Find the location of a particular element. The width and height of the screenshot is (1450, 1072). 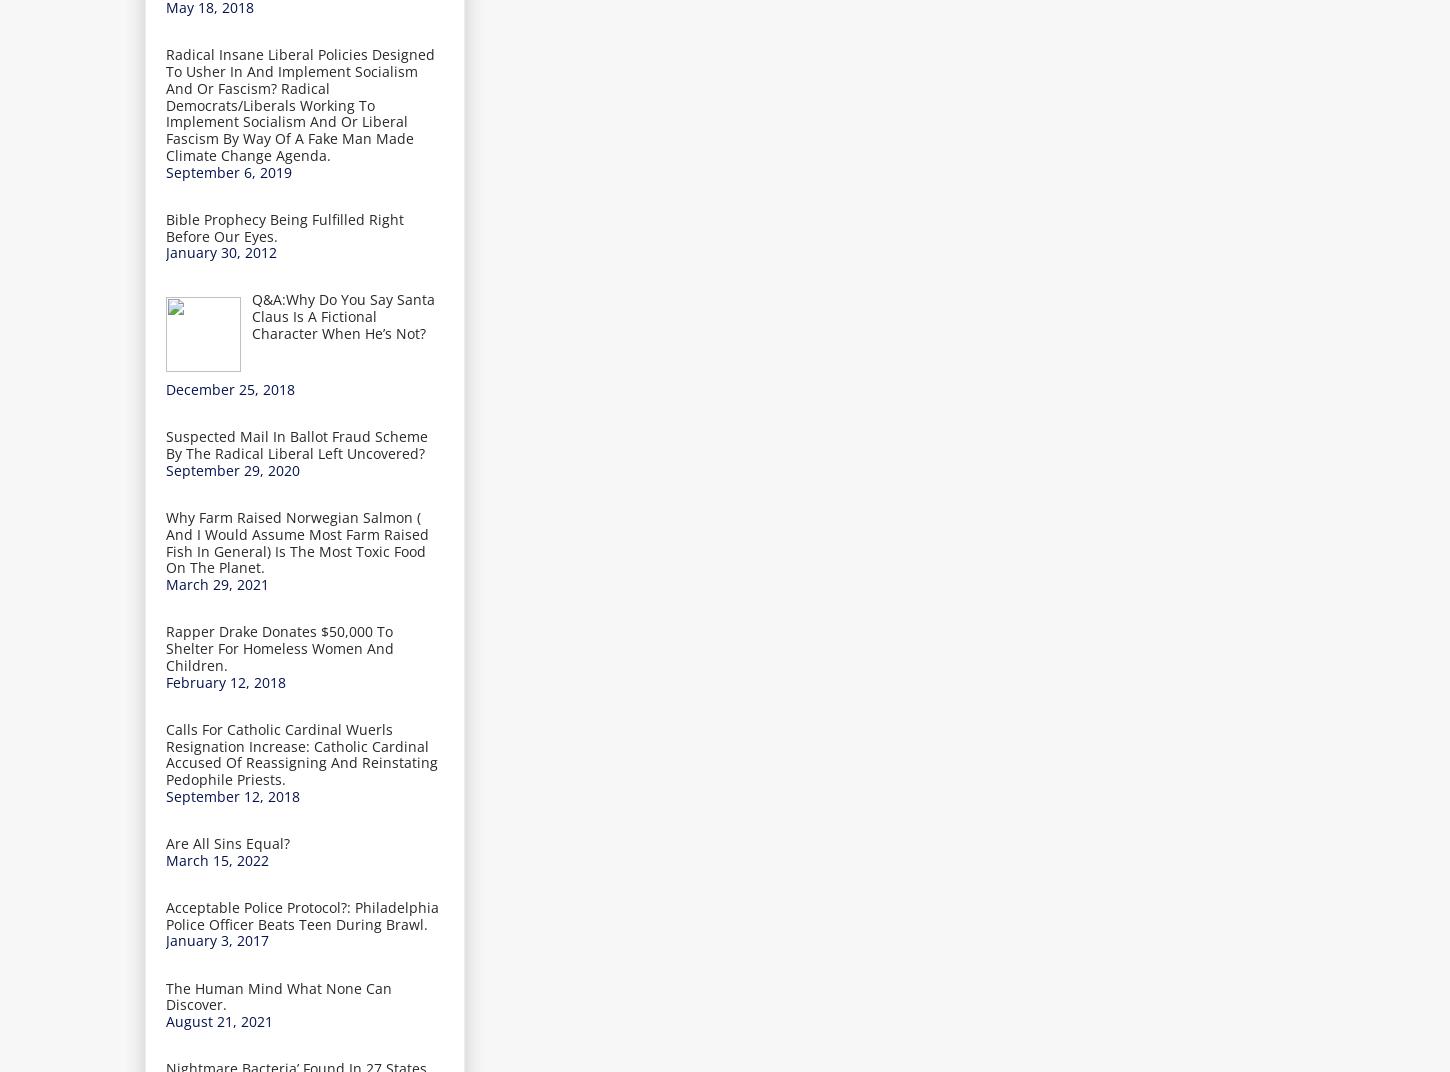

'The Human Mind What None Can Discover.' is located at coordinates (165, 994).